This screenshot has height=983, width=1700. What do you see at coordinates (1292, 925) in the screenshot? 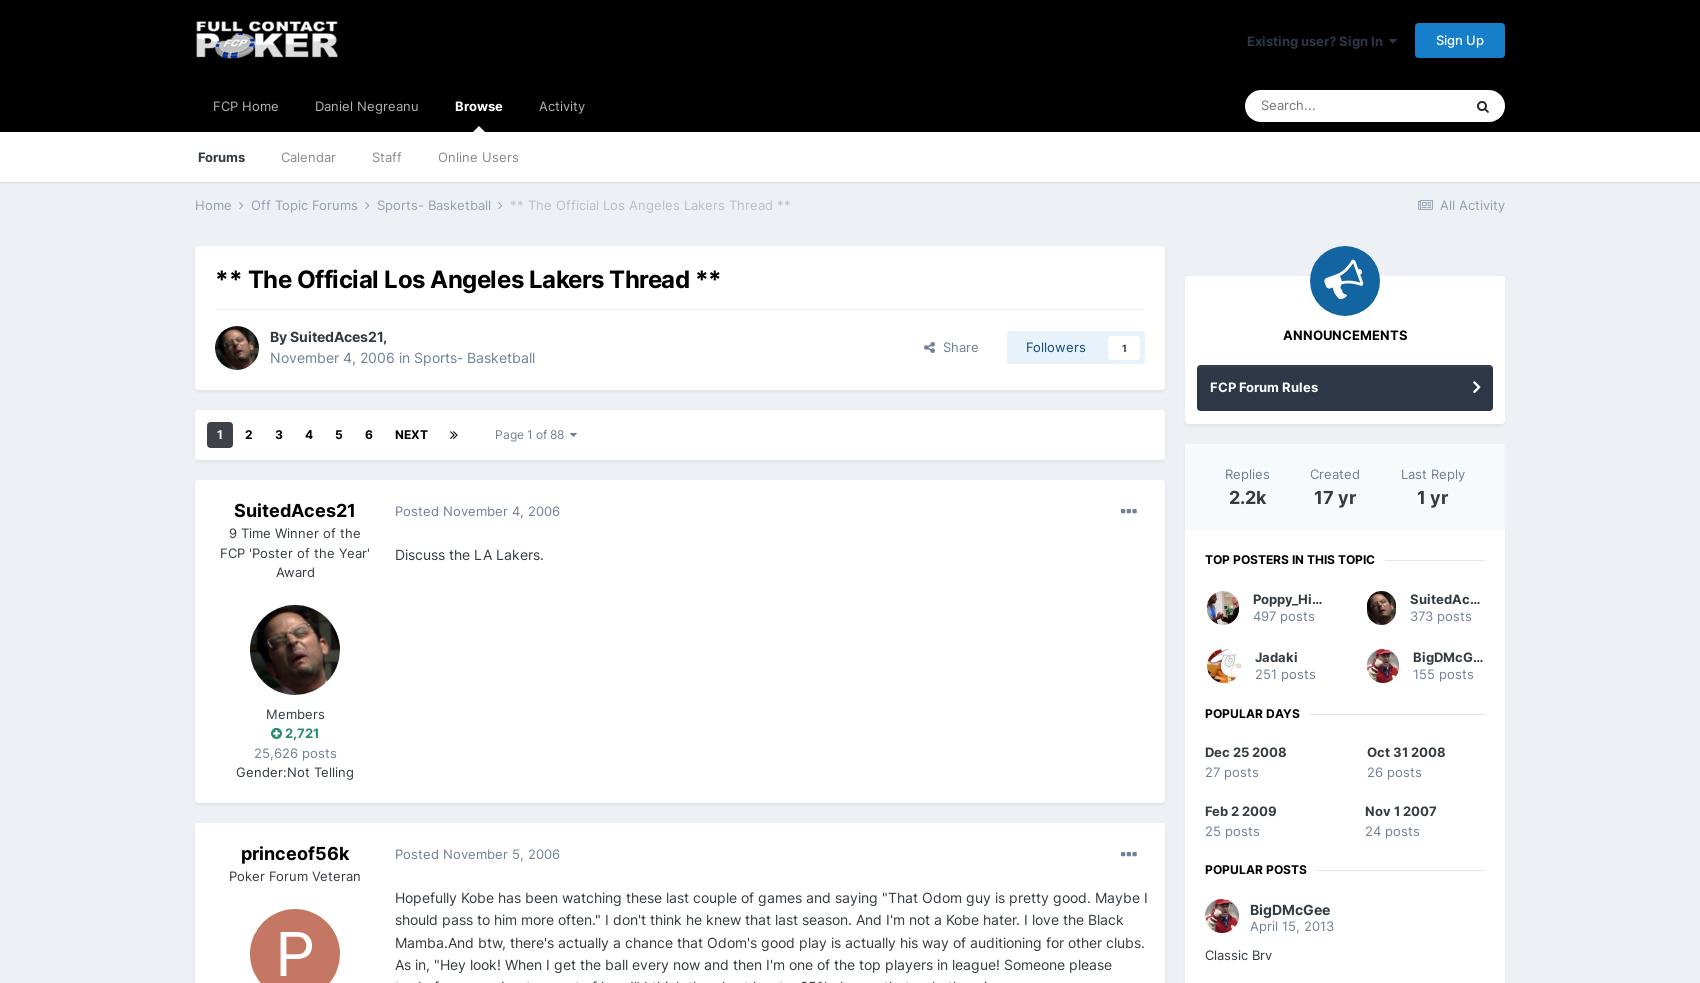
I see `'April 15, 2013'` at bounding box center [1292, 925].